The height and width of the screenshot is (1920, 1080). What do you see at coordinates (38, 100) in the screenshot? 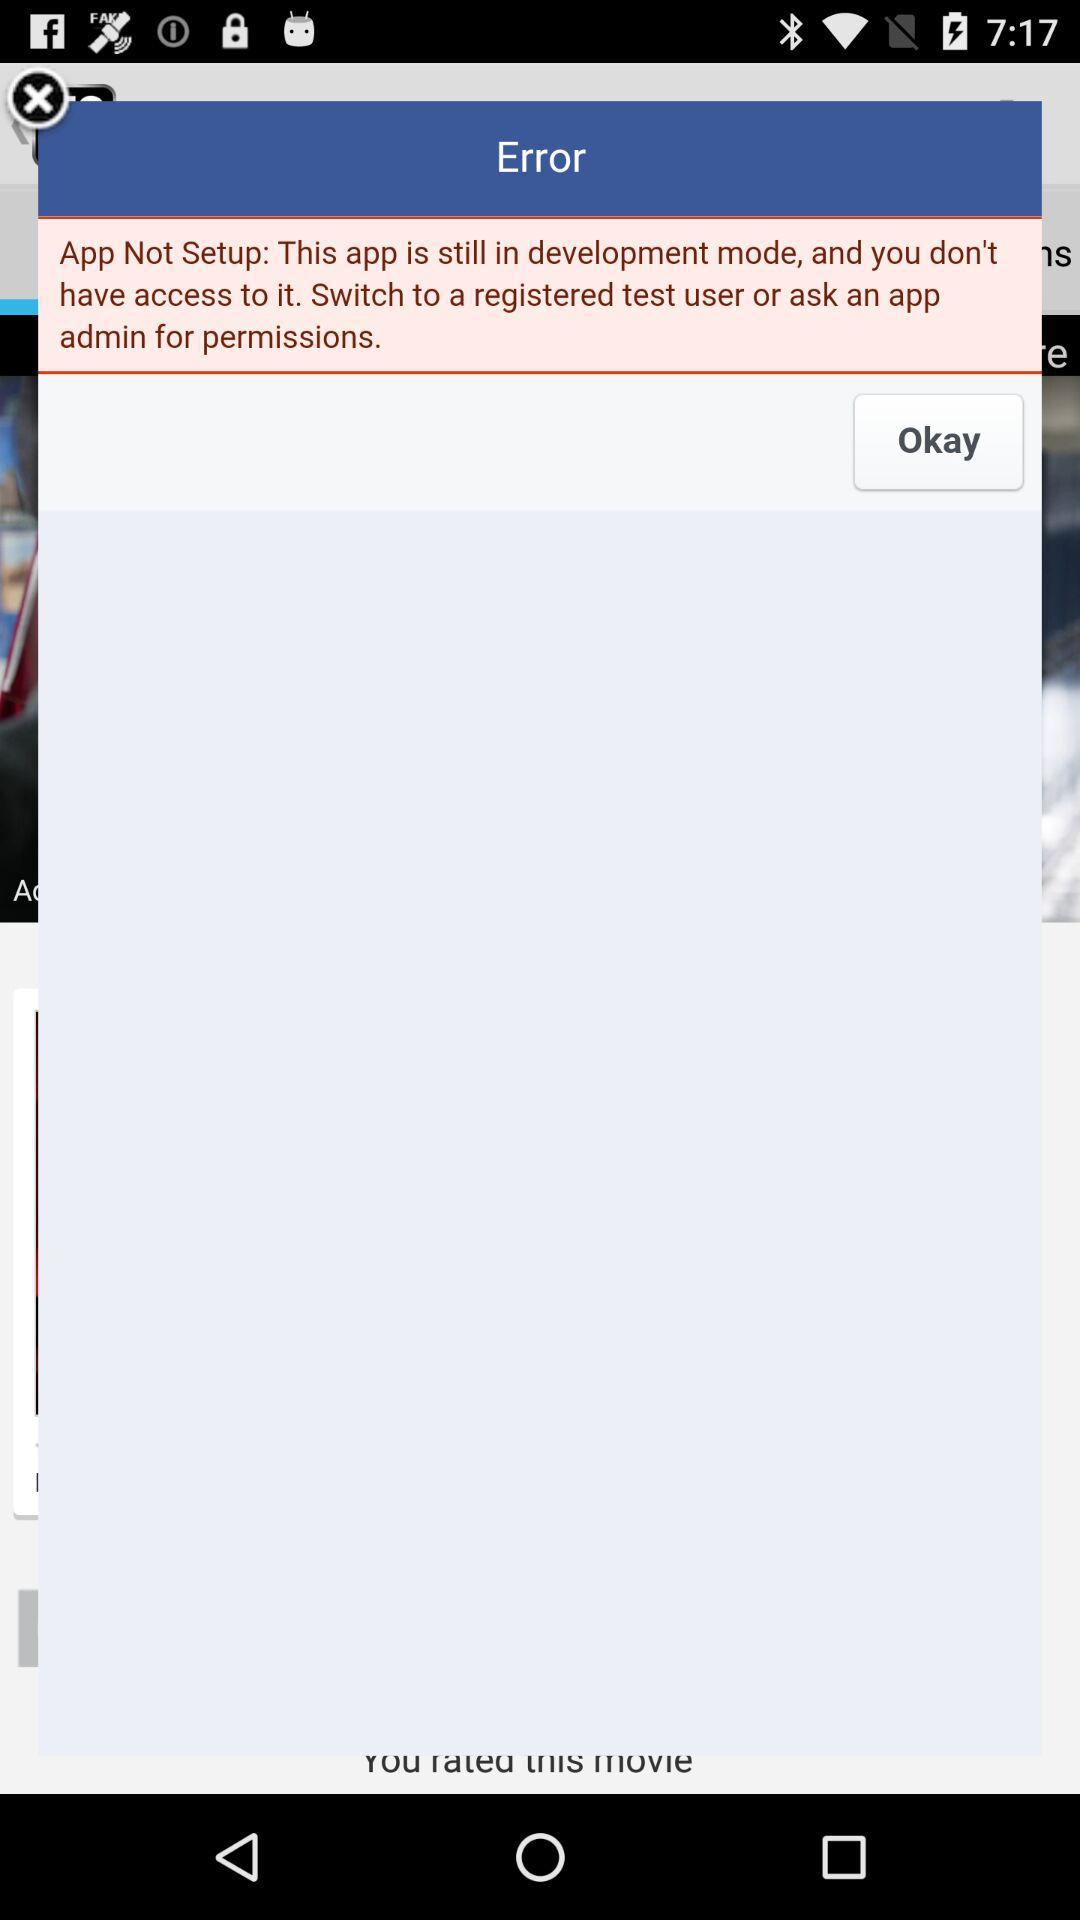
I see `the tab` at bounding box center [38, 100].